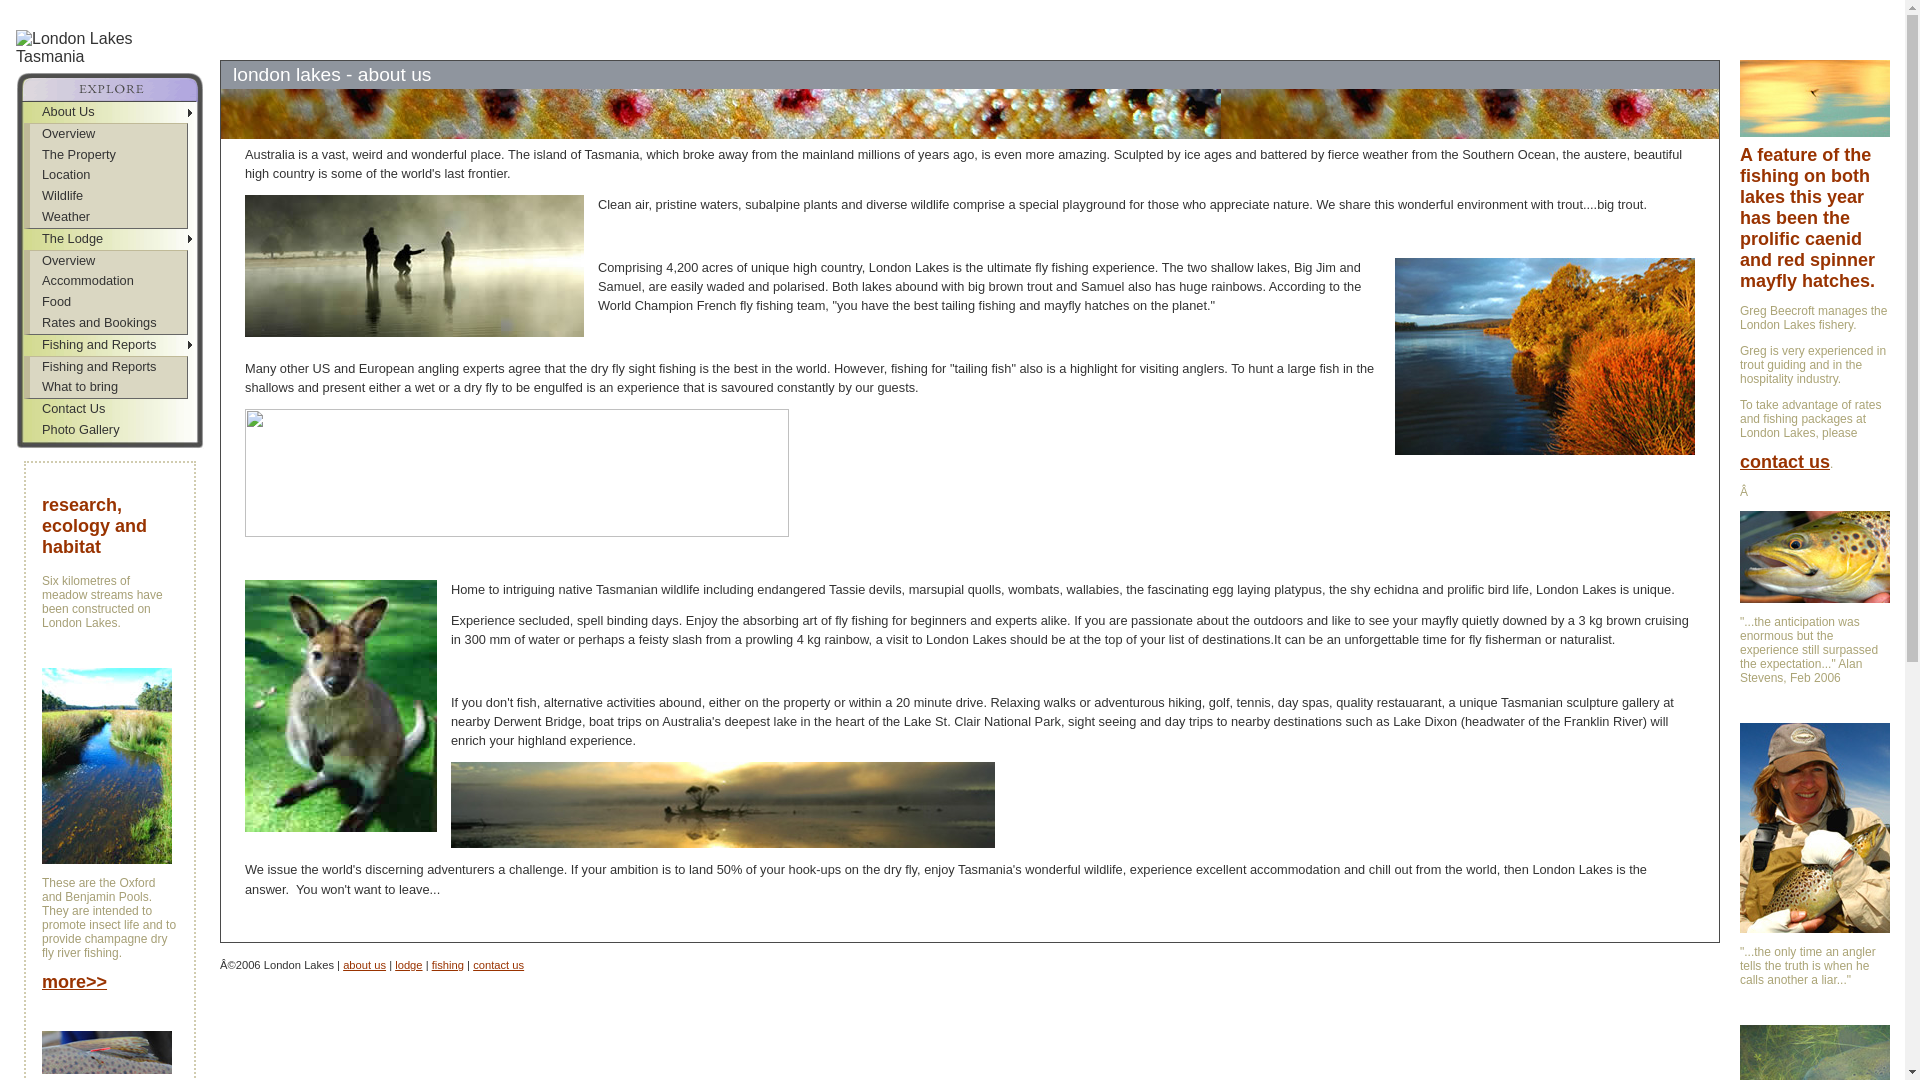  Describe the element at coordinates (431, 963) in the screenshot. I see `'fishing'` at that location.